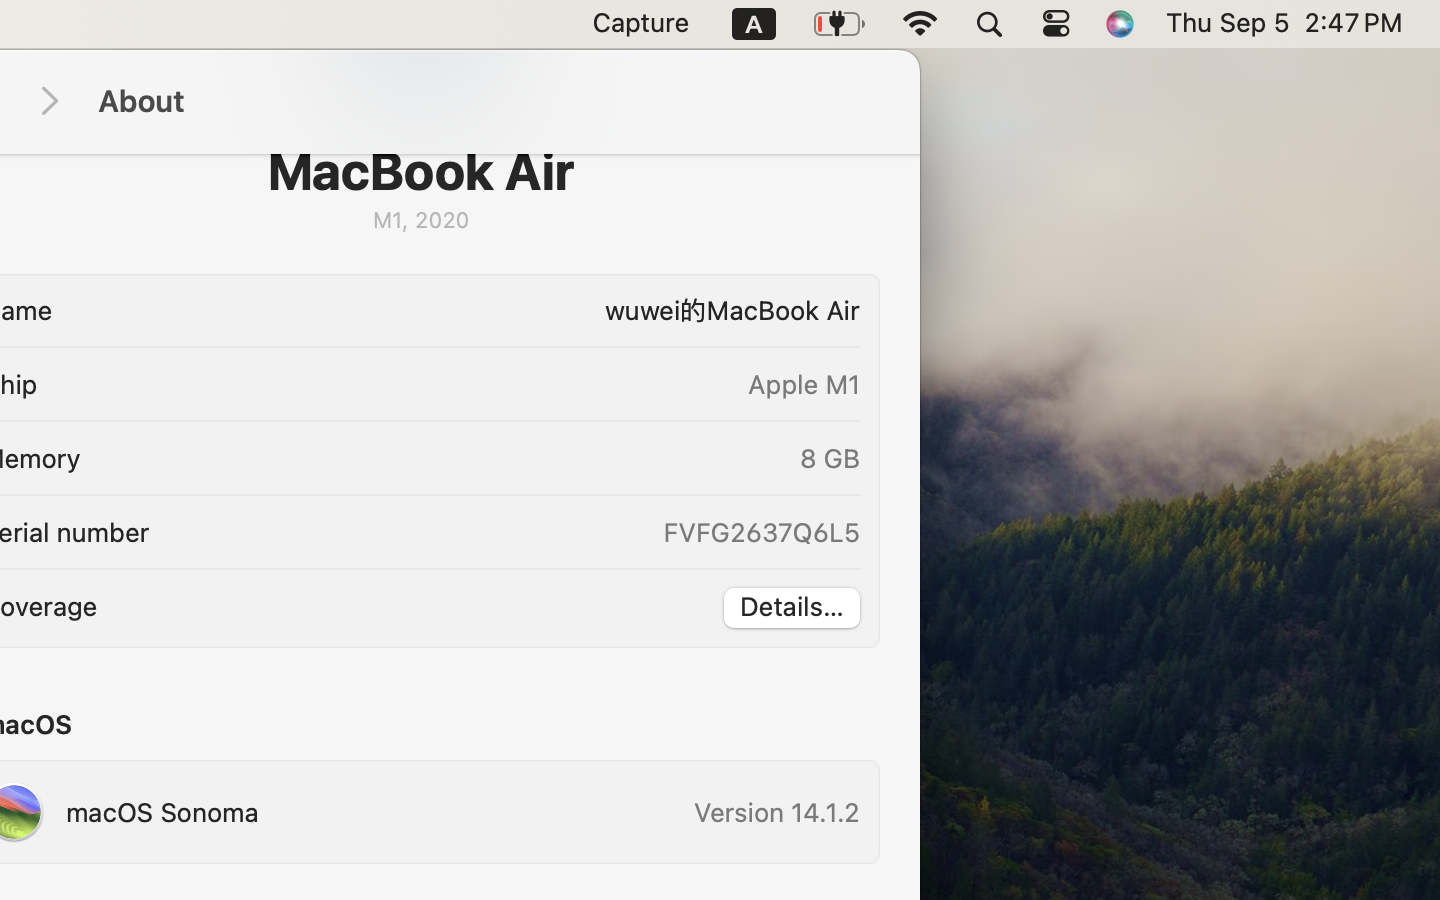 This screenshot has width=1440, height=900. Describe the element at coordinates (462, 308) in the screenshot. I see `'wuwei的MacBook Air'` at that location.